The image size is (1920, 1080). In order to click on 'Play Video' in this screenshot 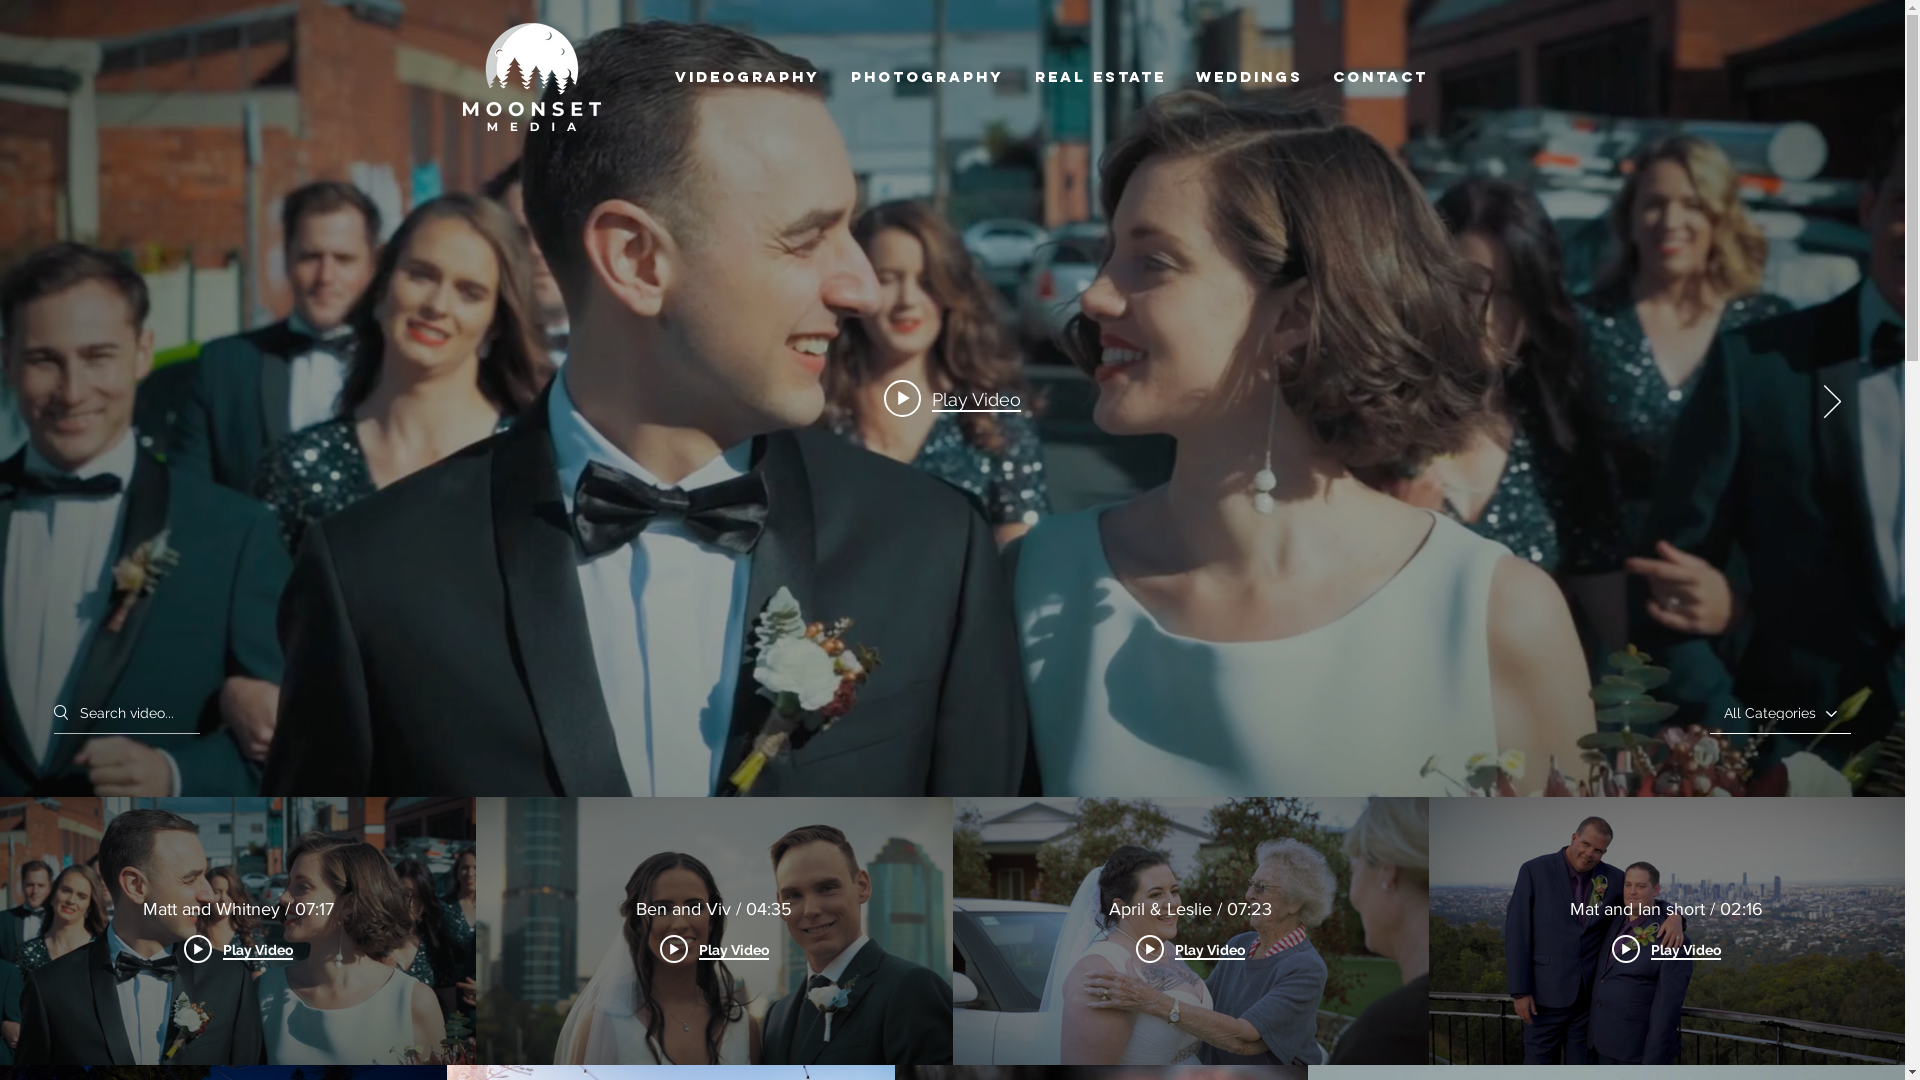, I will do `click(183, 947)`.